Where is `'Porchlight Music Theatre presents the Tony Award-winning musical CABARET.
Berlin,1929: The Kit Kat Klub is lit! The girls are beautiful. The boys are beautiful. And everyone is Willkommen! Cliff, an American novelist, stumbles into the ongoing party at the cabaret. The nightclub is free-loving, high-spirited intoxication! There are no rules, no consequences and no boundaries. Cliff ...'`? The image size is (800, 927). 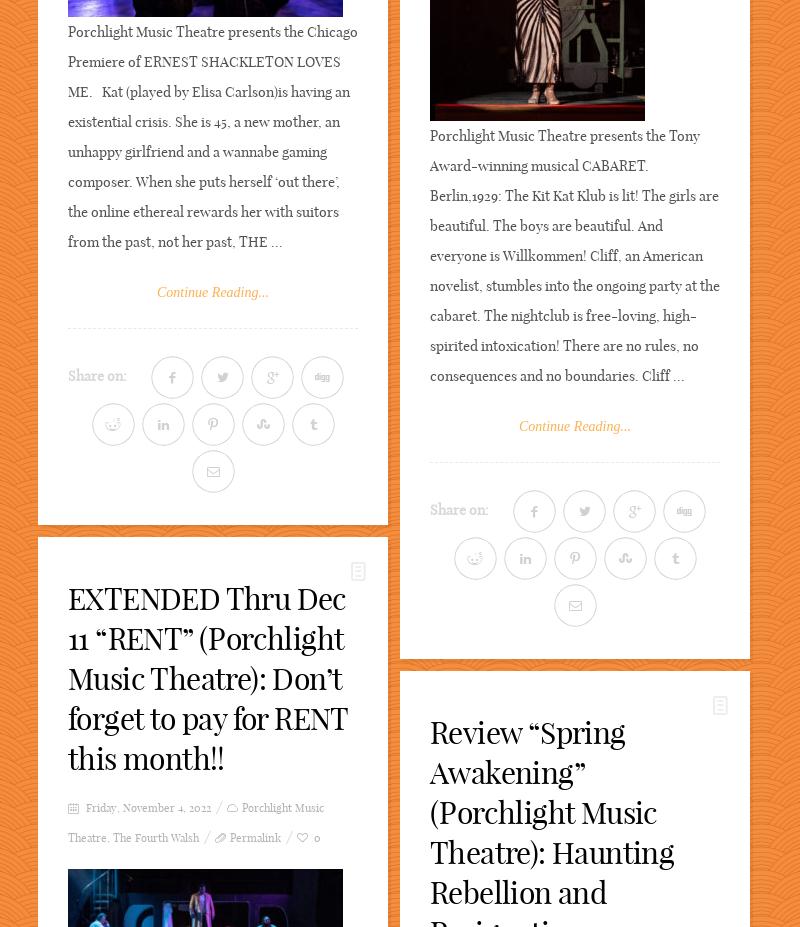 'Porchlight Music Theatre presents the Tony Award-winning musical CABARET.
Berlin,1929: The Kit Kat Klub is lit! The girls are beautiful. The boys are beautiful. And everyone is Willkommen! Cliff, an American novelist, stumbles into the ongoing party at the cabaret. The nightclub is free-loving, high-spirited intoxication! There are no rules, no consequences and no boundaries. Cliff ...' is located at coordinates (574, 256).